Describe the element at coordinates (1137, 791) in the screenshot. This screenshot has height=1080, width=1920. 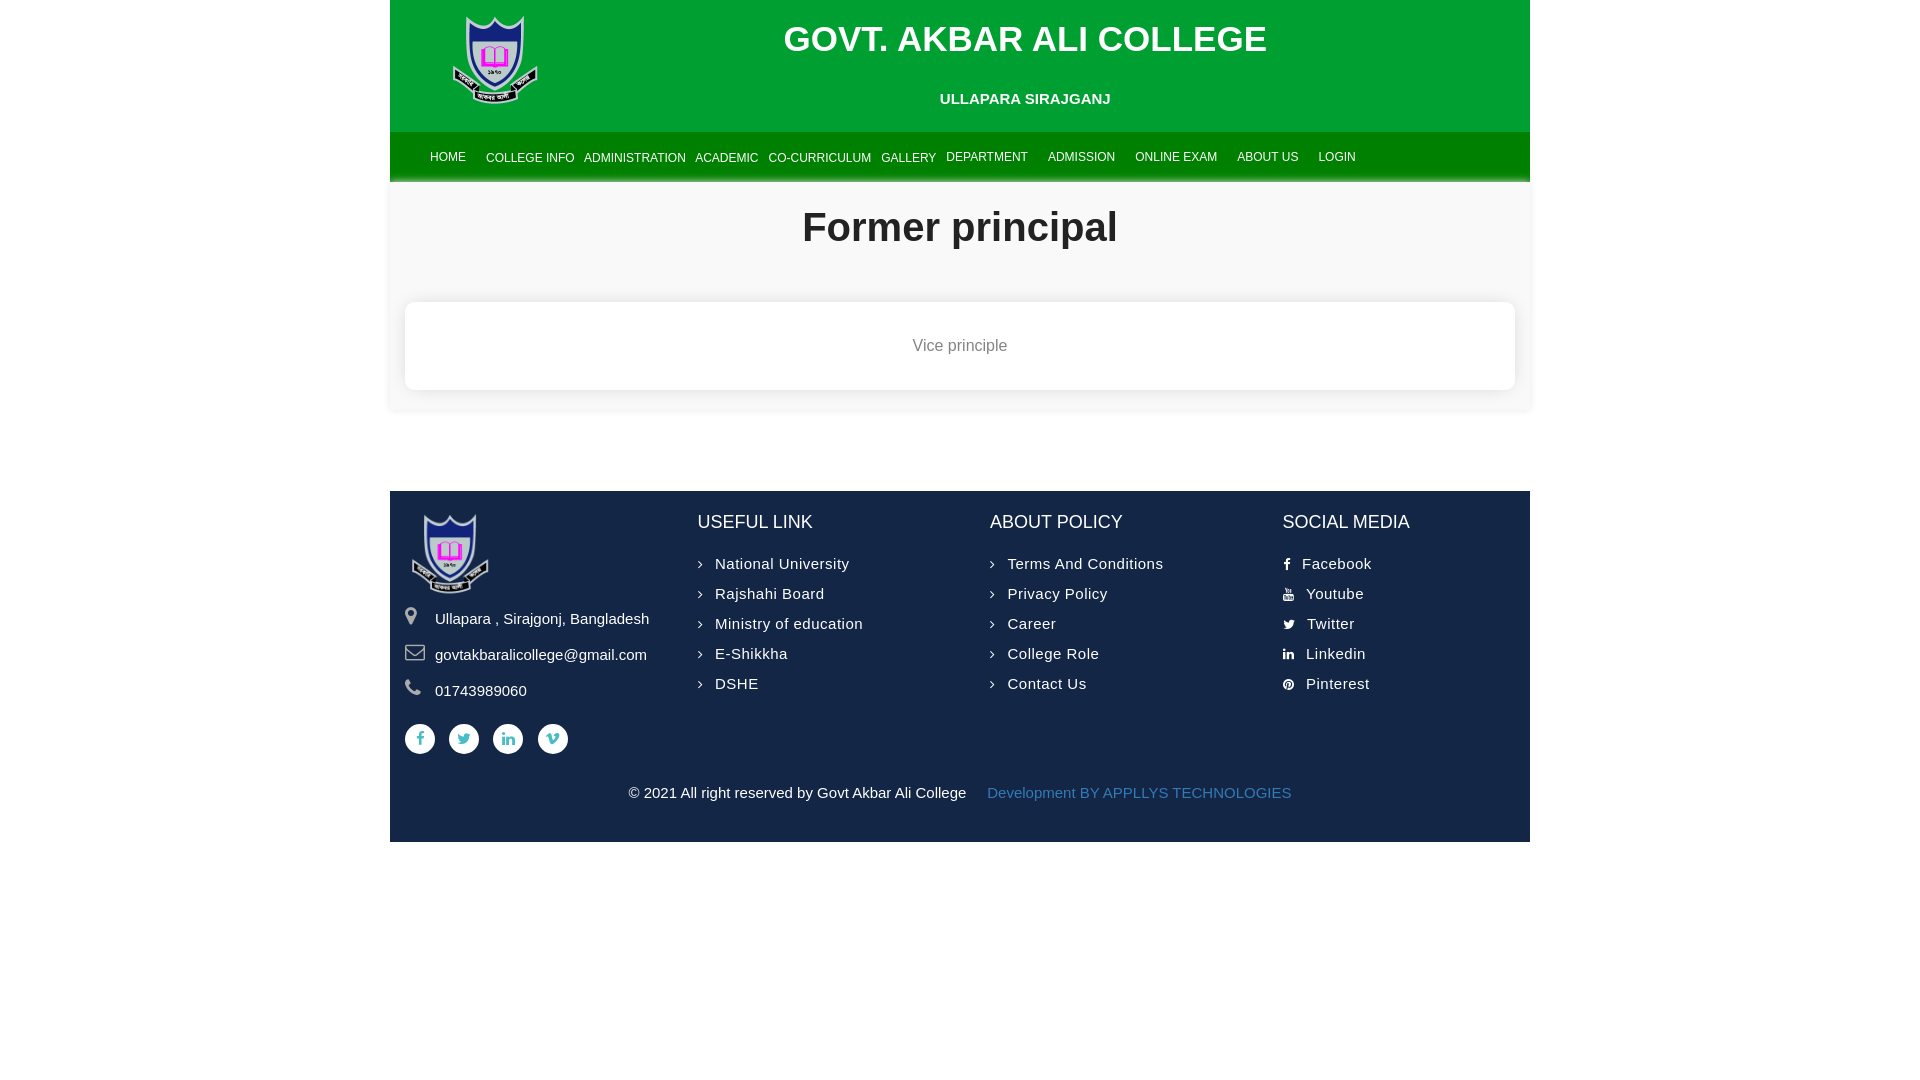
I see `'Development BY APPLLYS TECHNOLOGIES'` at that location.